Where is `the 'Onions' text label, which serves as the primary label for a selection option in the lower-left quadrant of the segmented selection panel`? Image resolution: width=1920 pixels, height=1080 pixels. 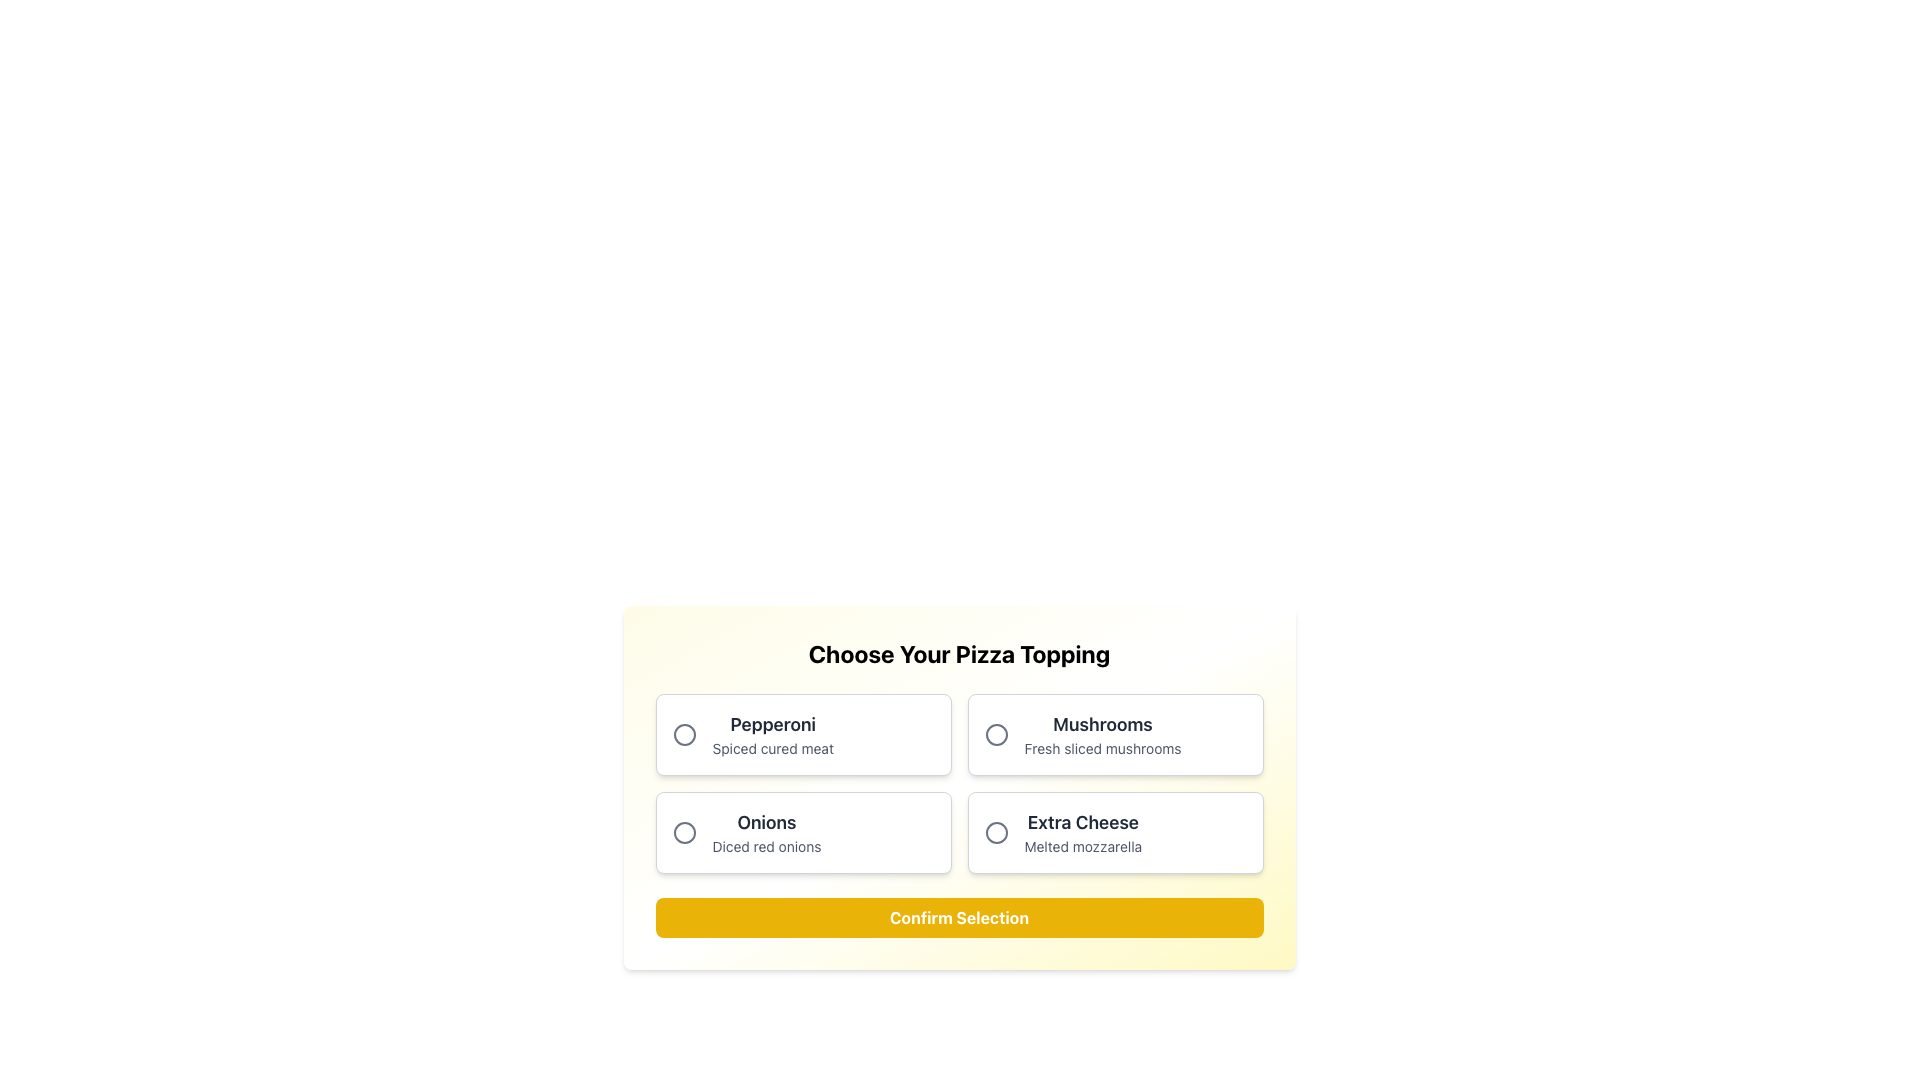 the 'Onions' text label, which serves as the primary label for a selection option in the lower-left quadrant of the segmented selection panel is located at coordinates (766, 822).